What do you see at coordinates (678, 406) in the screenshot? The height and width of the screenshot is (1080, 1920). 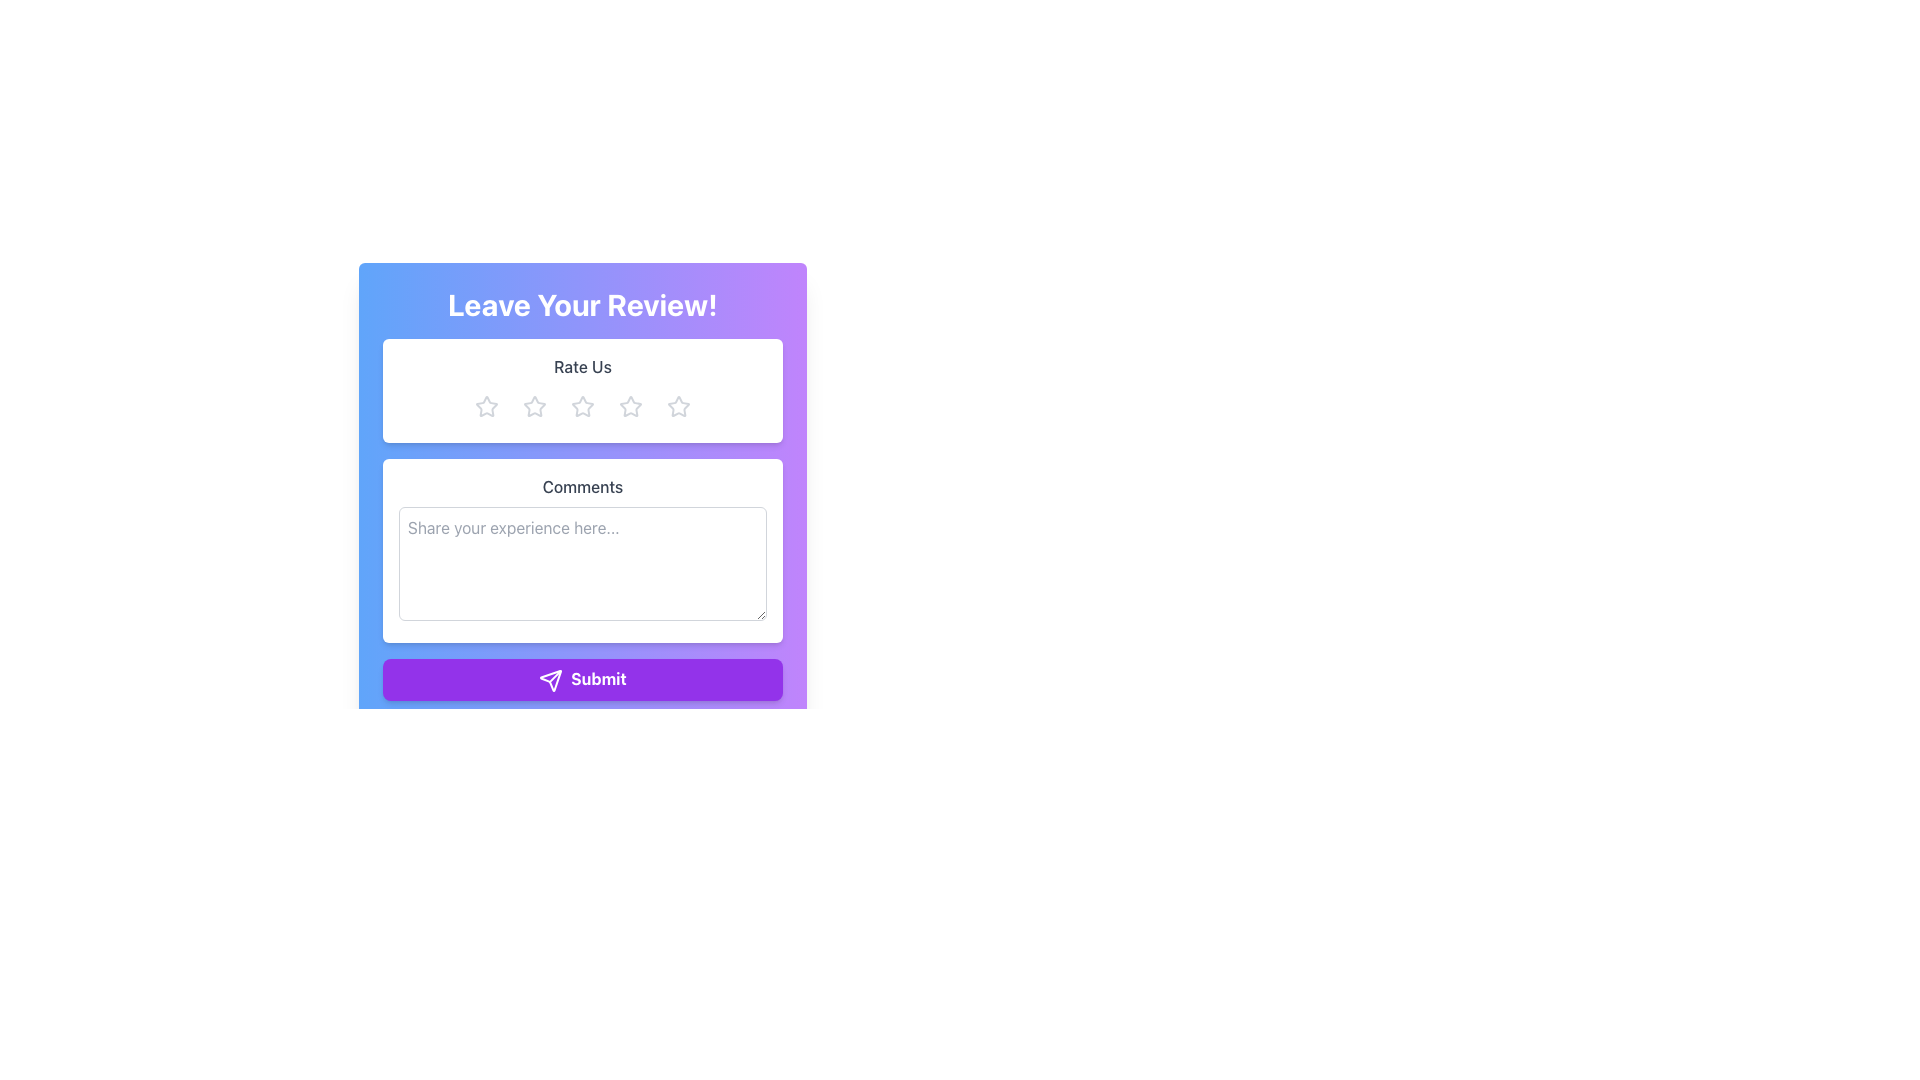 I see `the fifth star icon in the rating stars row to assign a five-star rating` at bounding box center [678, 406].